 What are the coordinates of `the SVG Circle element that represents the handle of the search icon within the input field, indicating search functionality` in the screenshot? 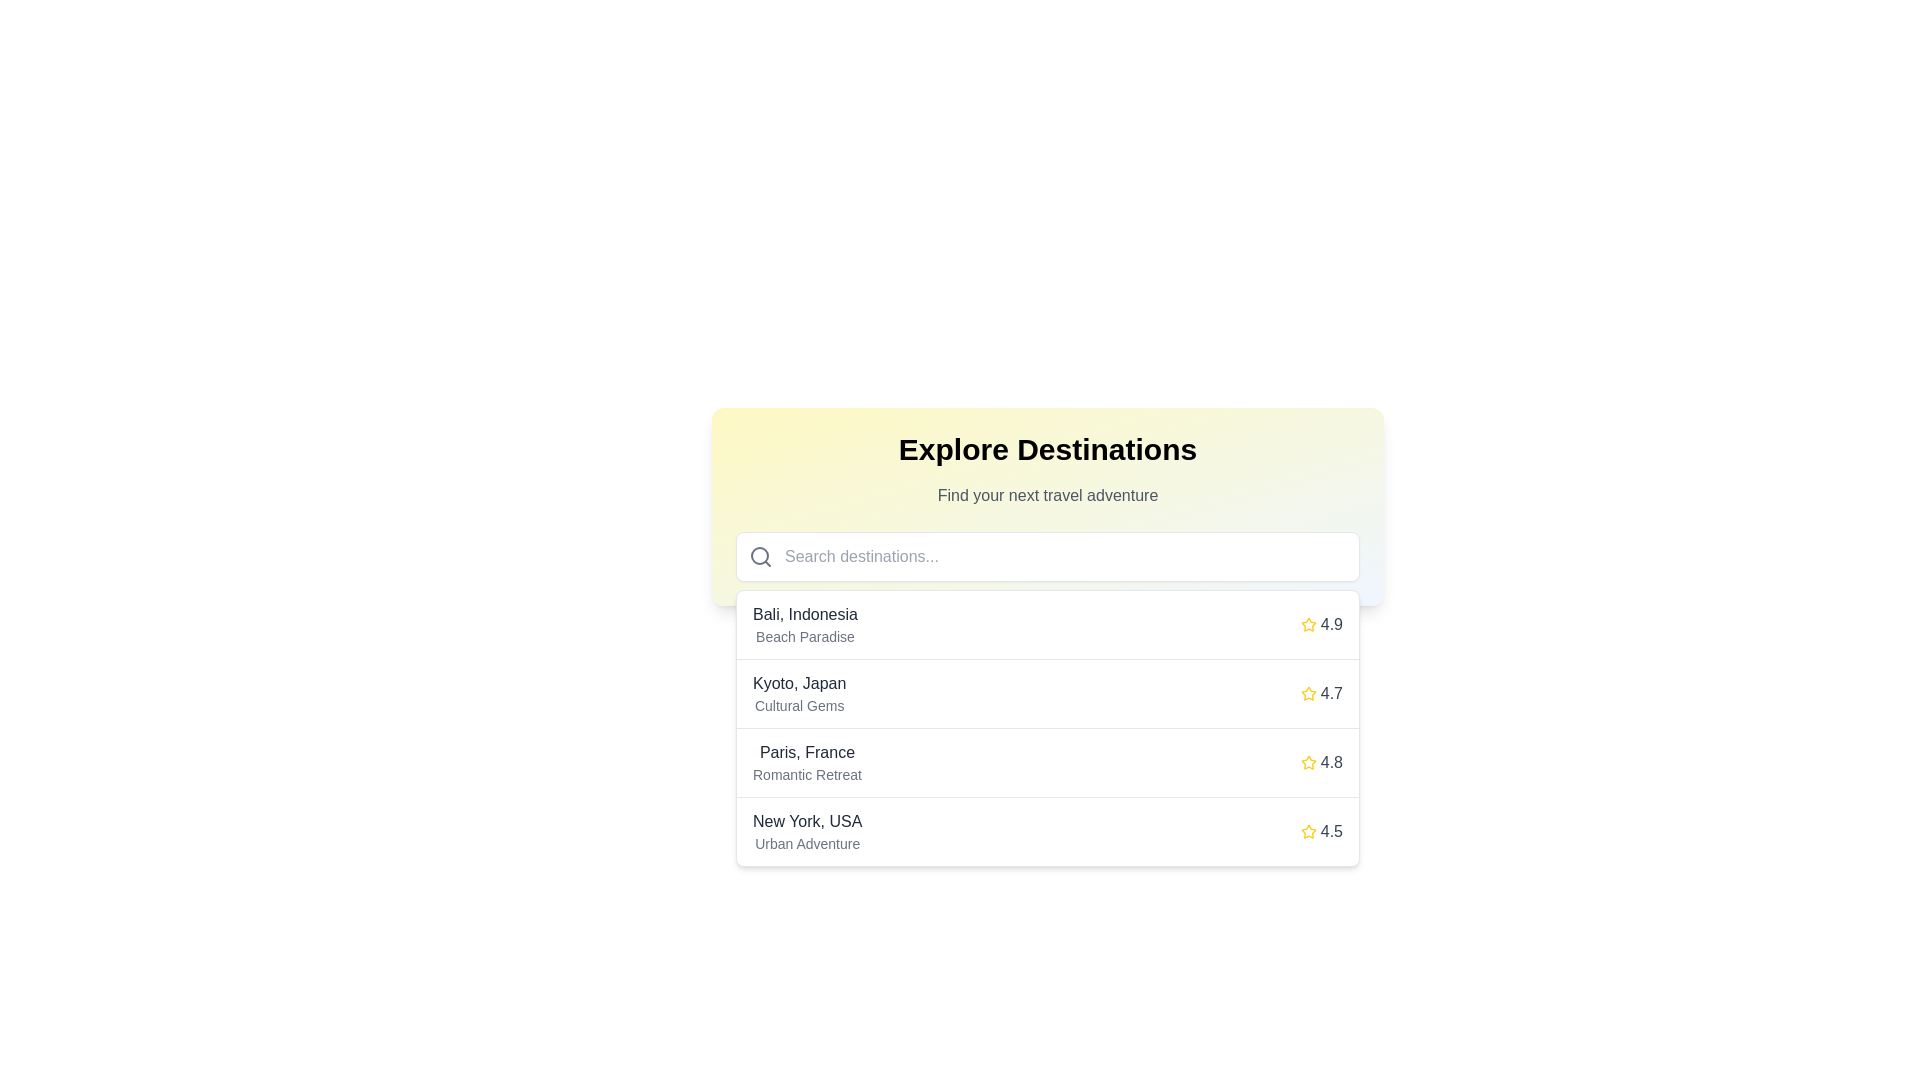 It's located at (758, 555).